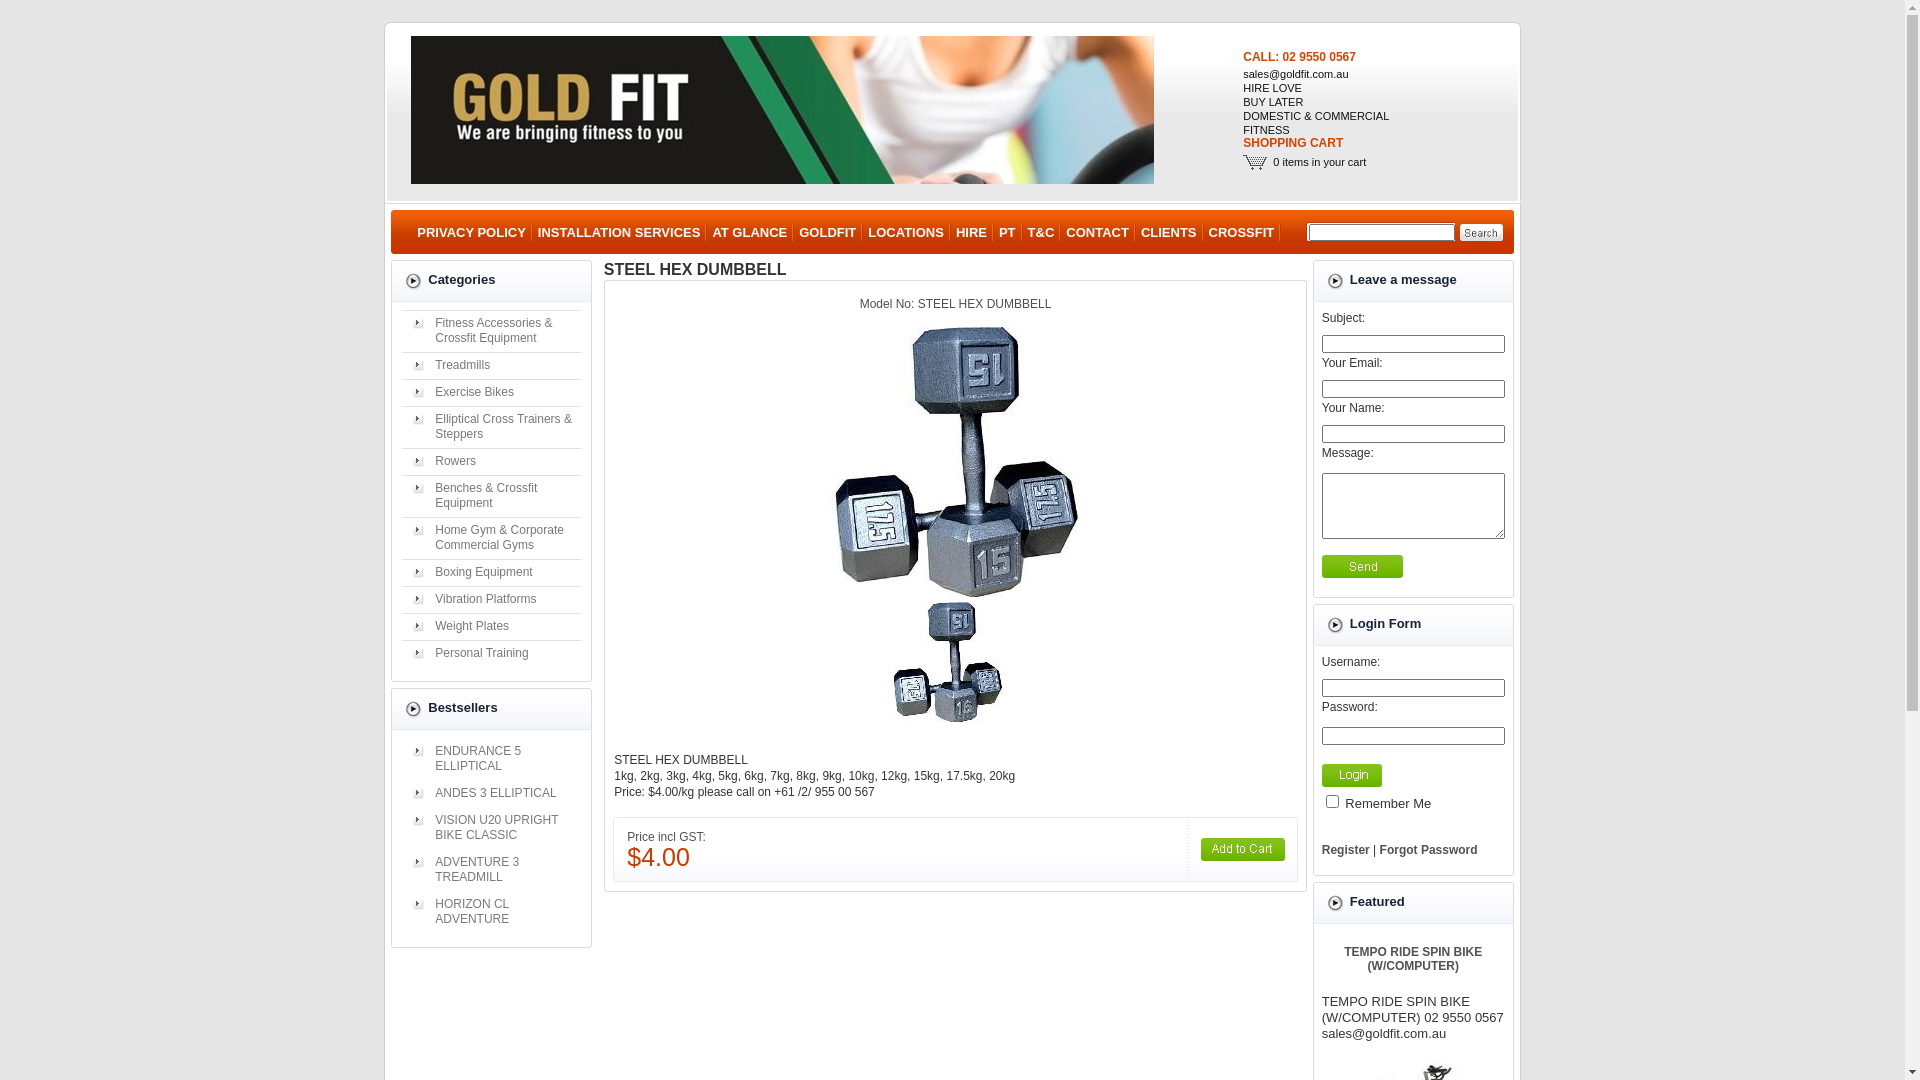  Describe the element at coordinates (491, 869) in the screenshot. I see `'ADVENTURE 3 TREADMILL'` at that location.